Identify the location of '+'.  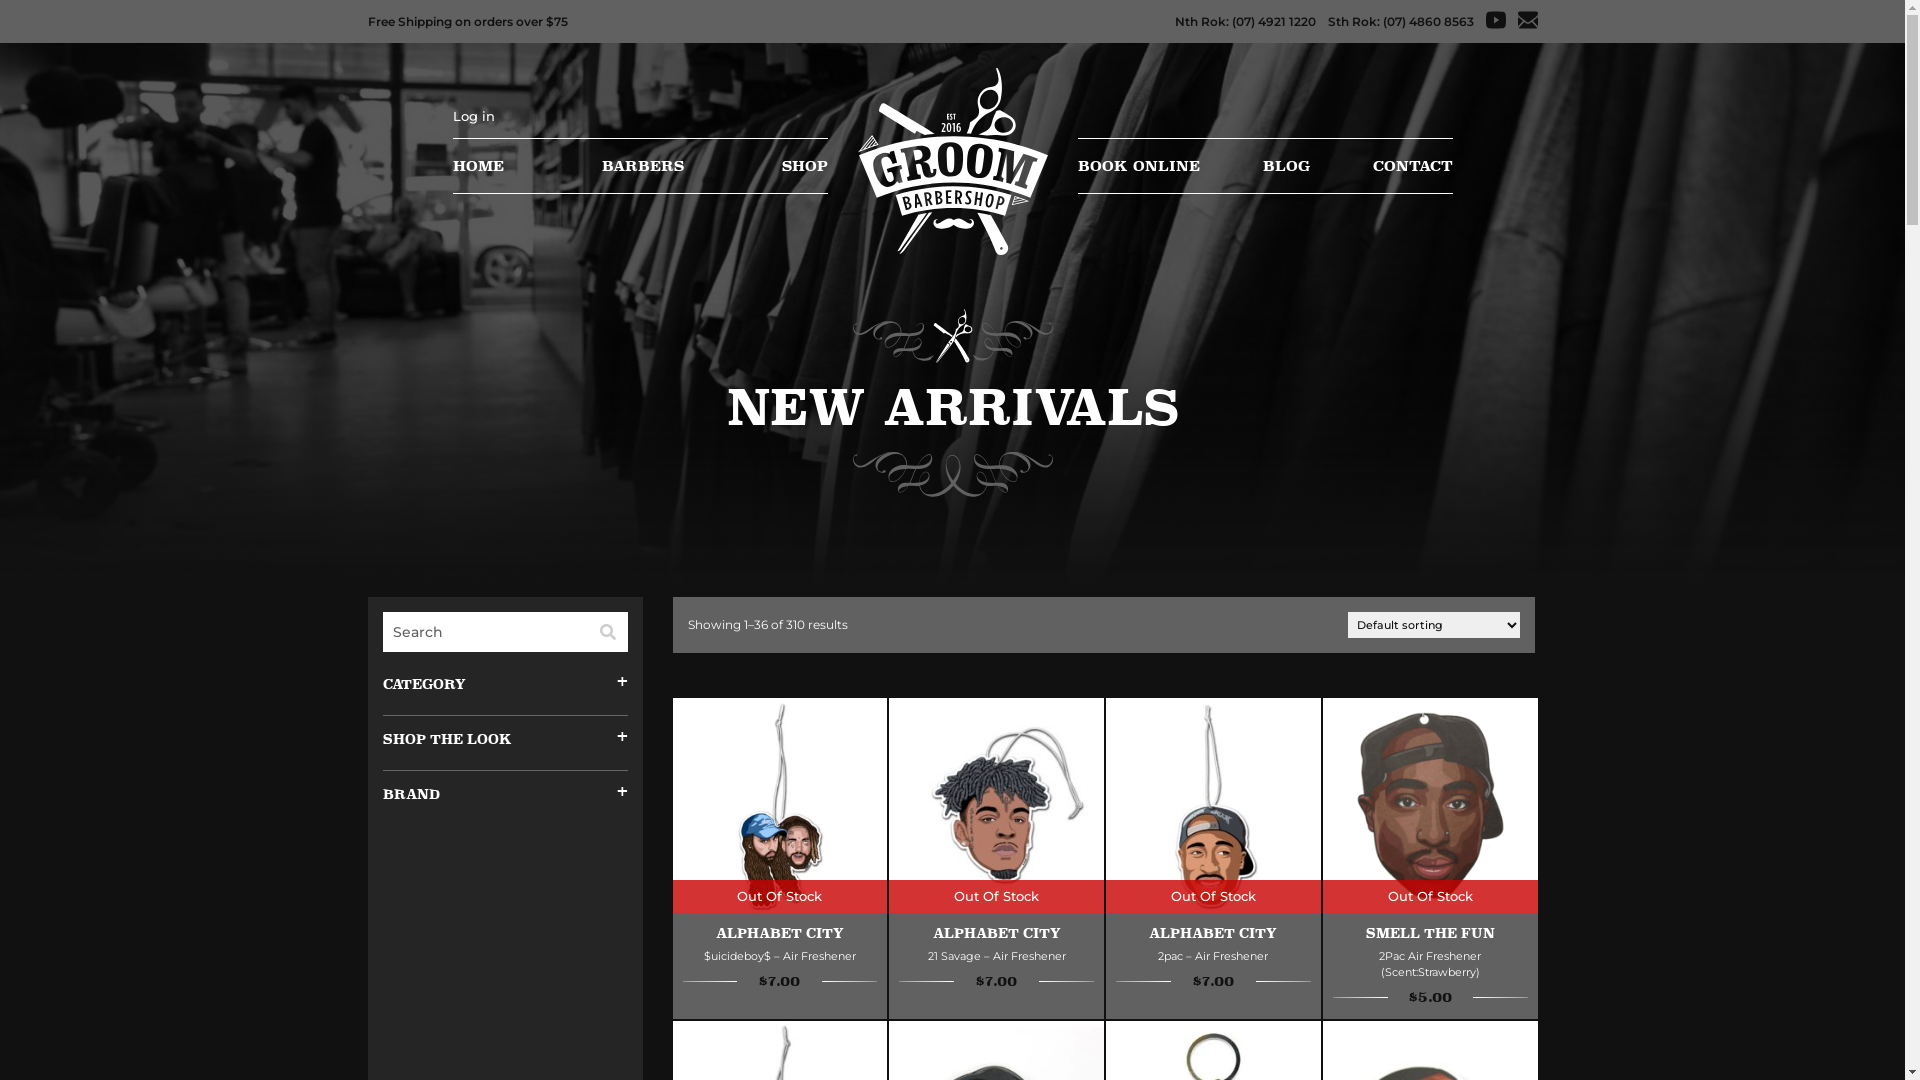
(615, 682).